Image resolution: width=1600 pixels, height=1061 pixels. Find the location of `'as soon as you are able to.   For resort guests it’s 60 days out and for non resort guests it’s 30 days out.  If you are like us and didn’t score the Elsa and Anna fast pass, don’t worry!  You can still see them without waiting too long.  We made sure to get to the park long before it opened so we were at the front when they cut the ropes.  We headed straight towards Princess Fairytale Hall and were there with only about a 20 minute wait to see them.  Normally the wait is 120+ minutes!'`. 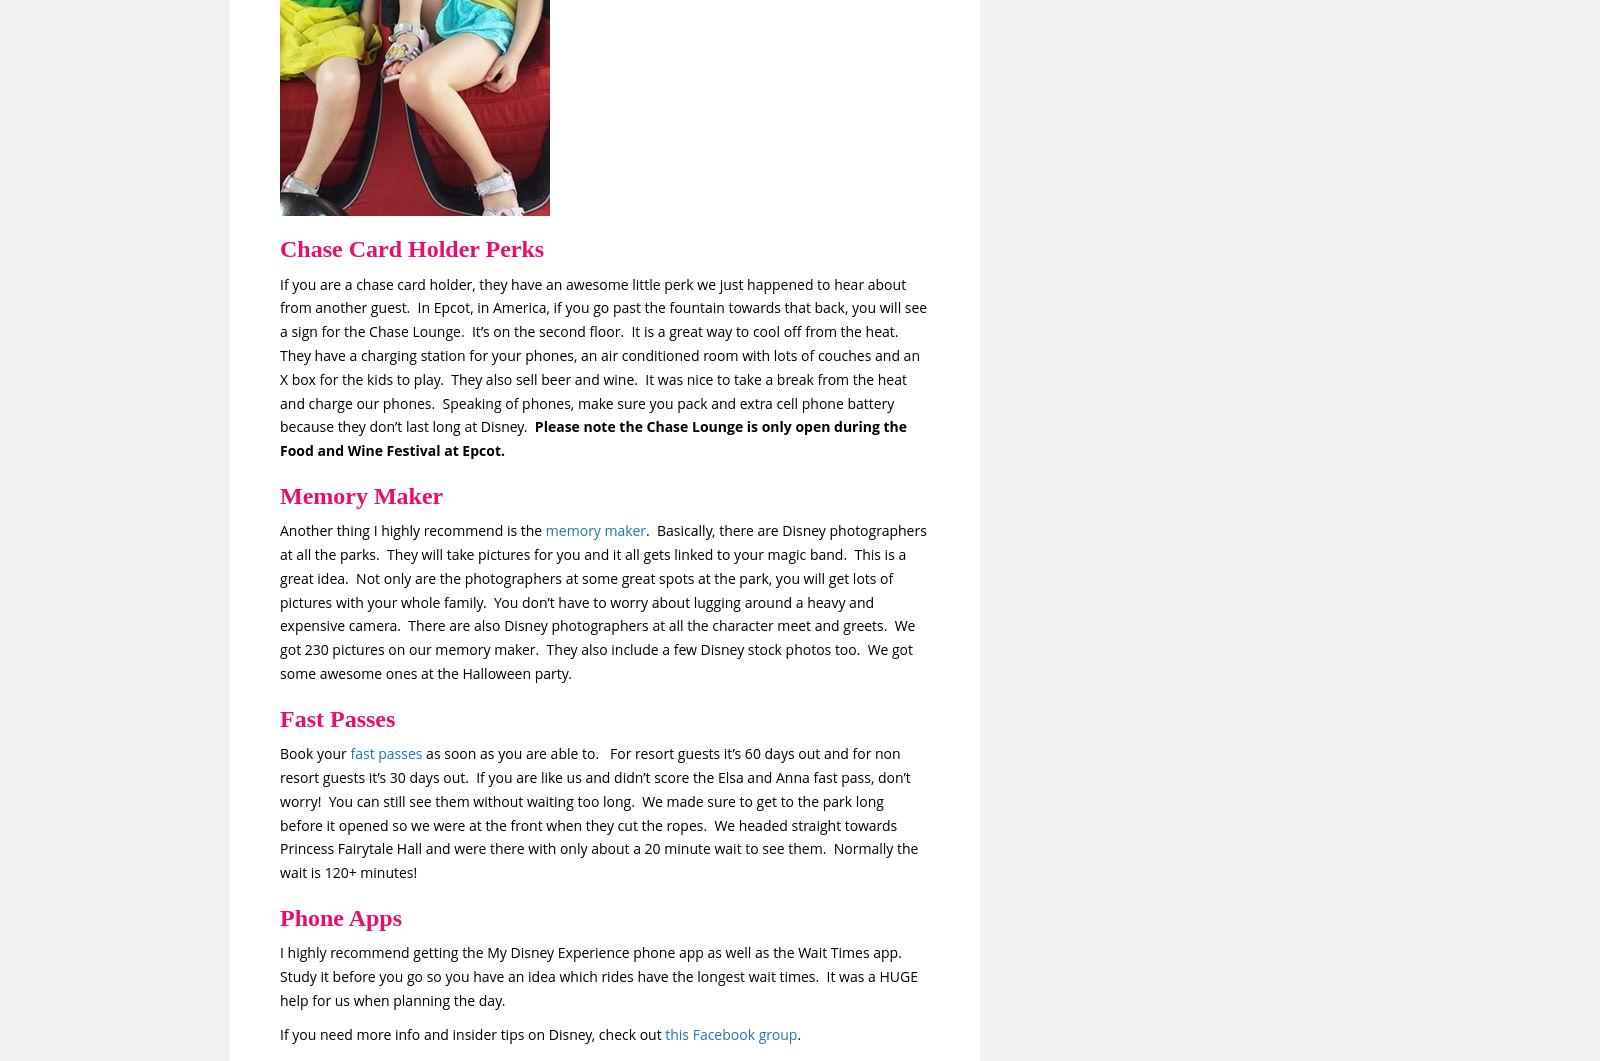

'as soon as you are able to.   For resort guests it’s 60 days out and for non resort guests it’s 30 days out.  If you are like us and didn’t score the Elsa and Anna fast pass, don’t worry!  You can still see them without waiting too long.  We made sure to get to the park long before it opened so we were at the front when they cut the ropes.  We headed straight towards Princess Fairytale Hall and were there with only about a 20 minute wait to see them.  Normally the wait is 120+ minutes!' is located at coordinates (598, 813).